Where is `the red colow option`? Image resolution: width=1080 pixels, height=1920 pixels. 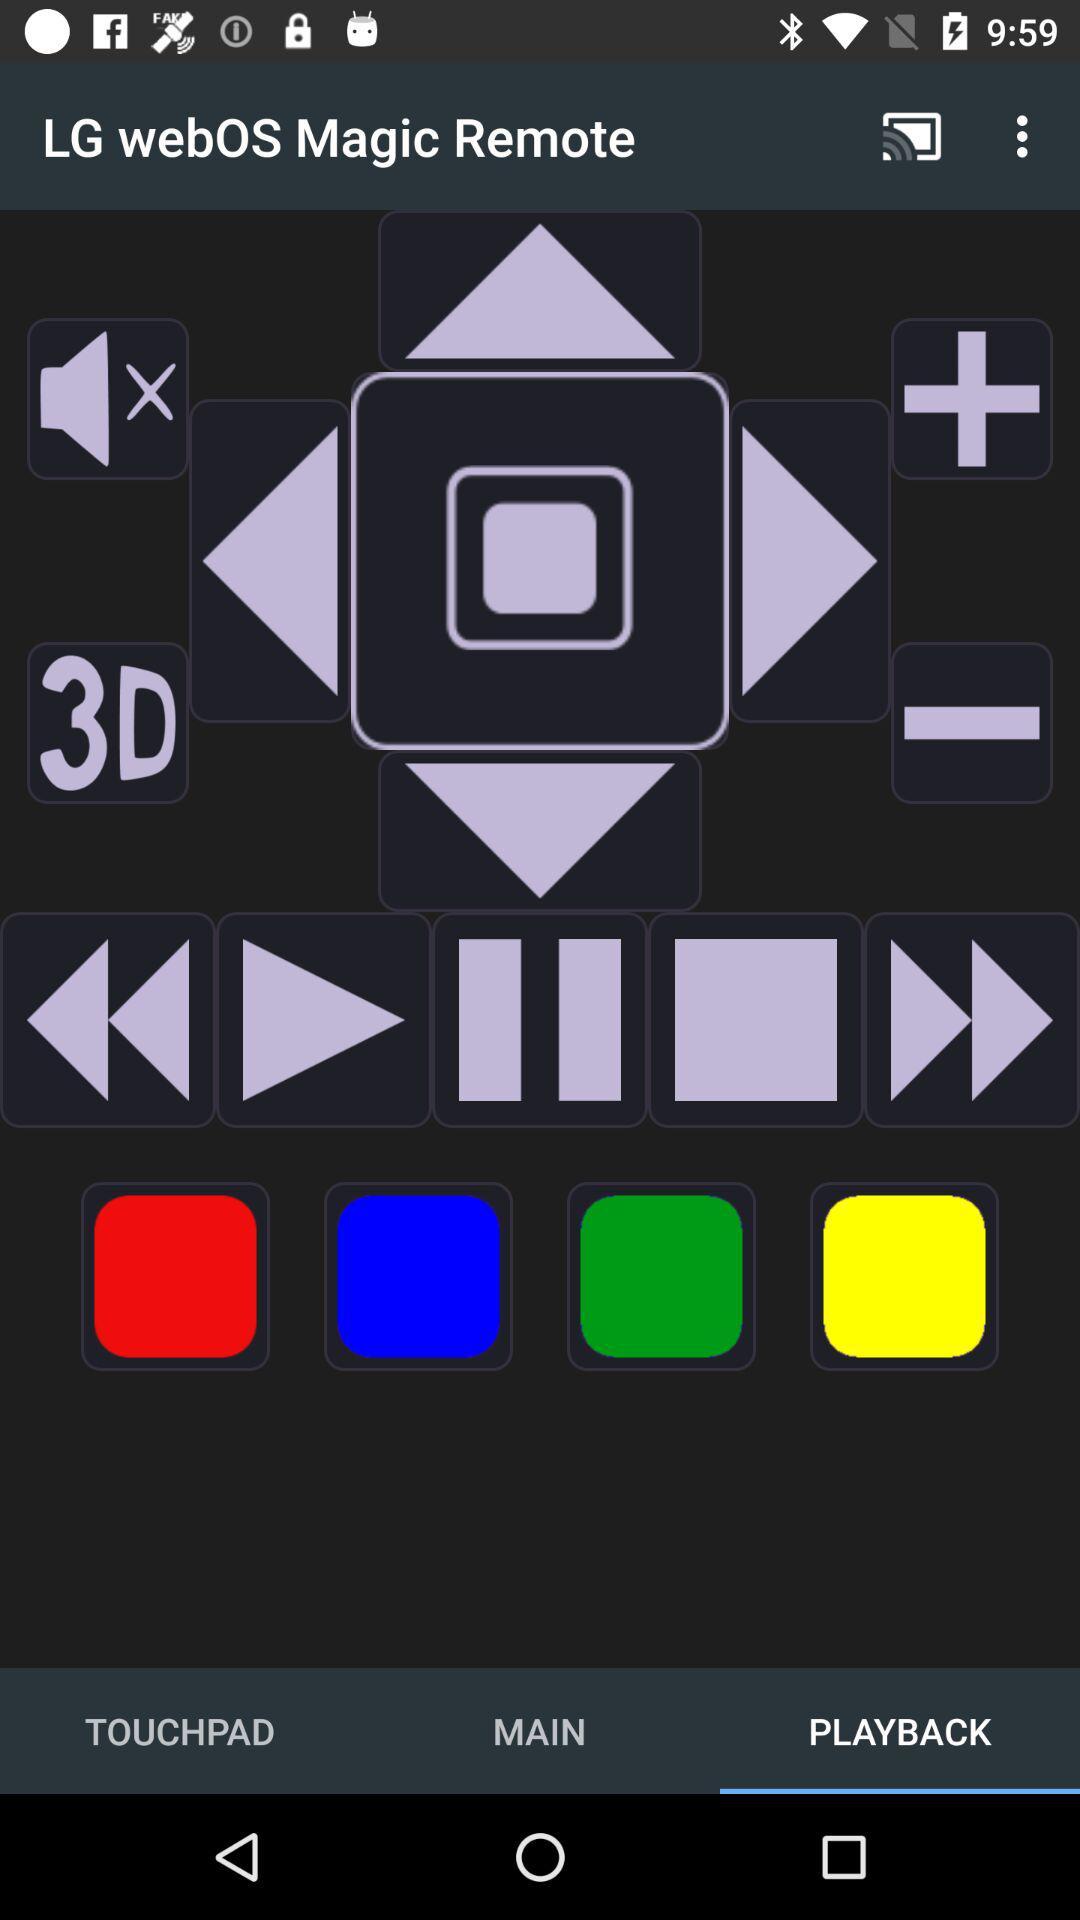 the red colow option is located at coordinates (174, 1275).